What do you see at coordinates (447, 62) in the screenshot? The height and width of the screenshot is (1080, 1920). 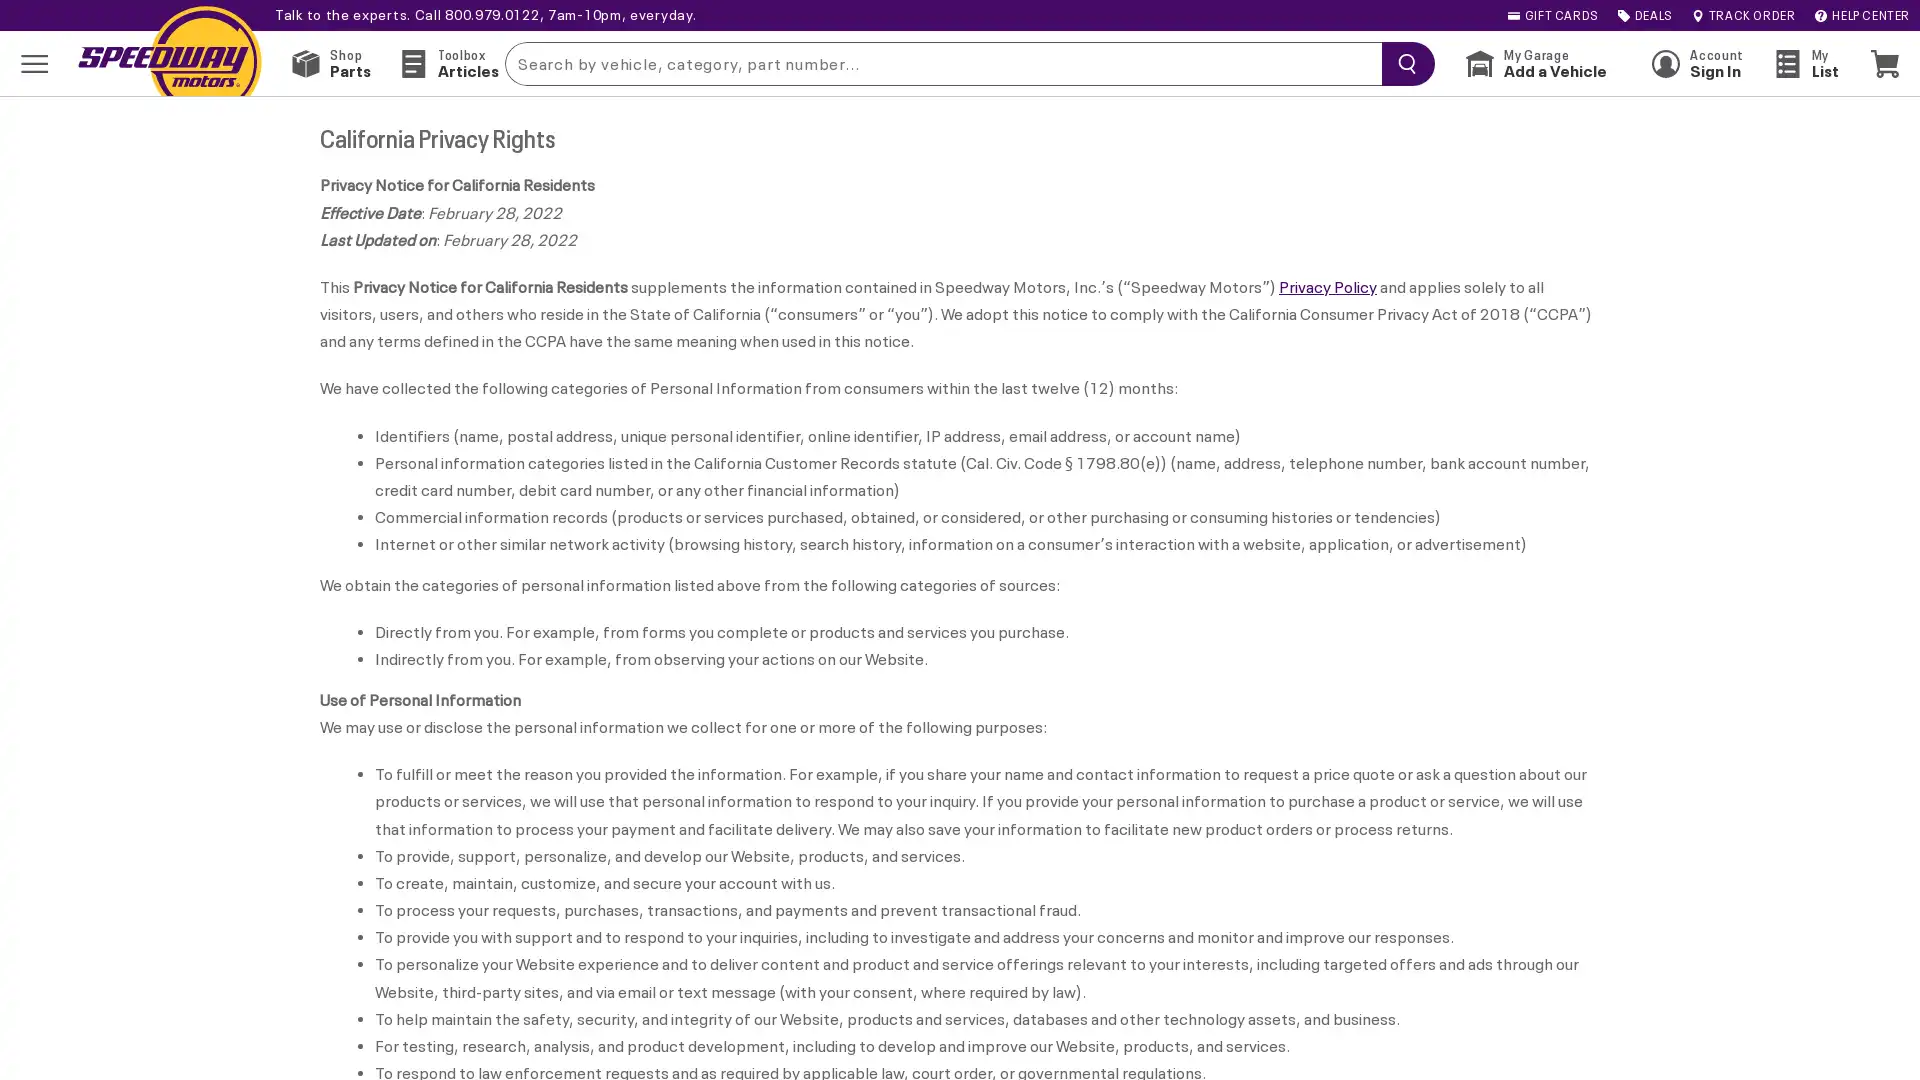 I see `Toolbox Articles` at bounding box center [447, 62].